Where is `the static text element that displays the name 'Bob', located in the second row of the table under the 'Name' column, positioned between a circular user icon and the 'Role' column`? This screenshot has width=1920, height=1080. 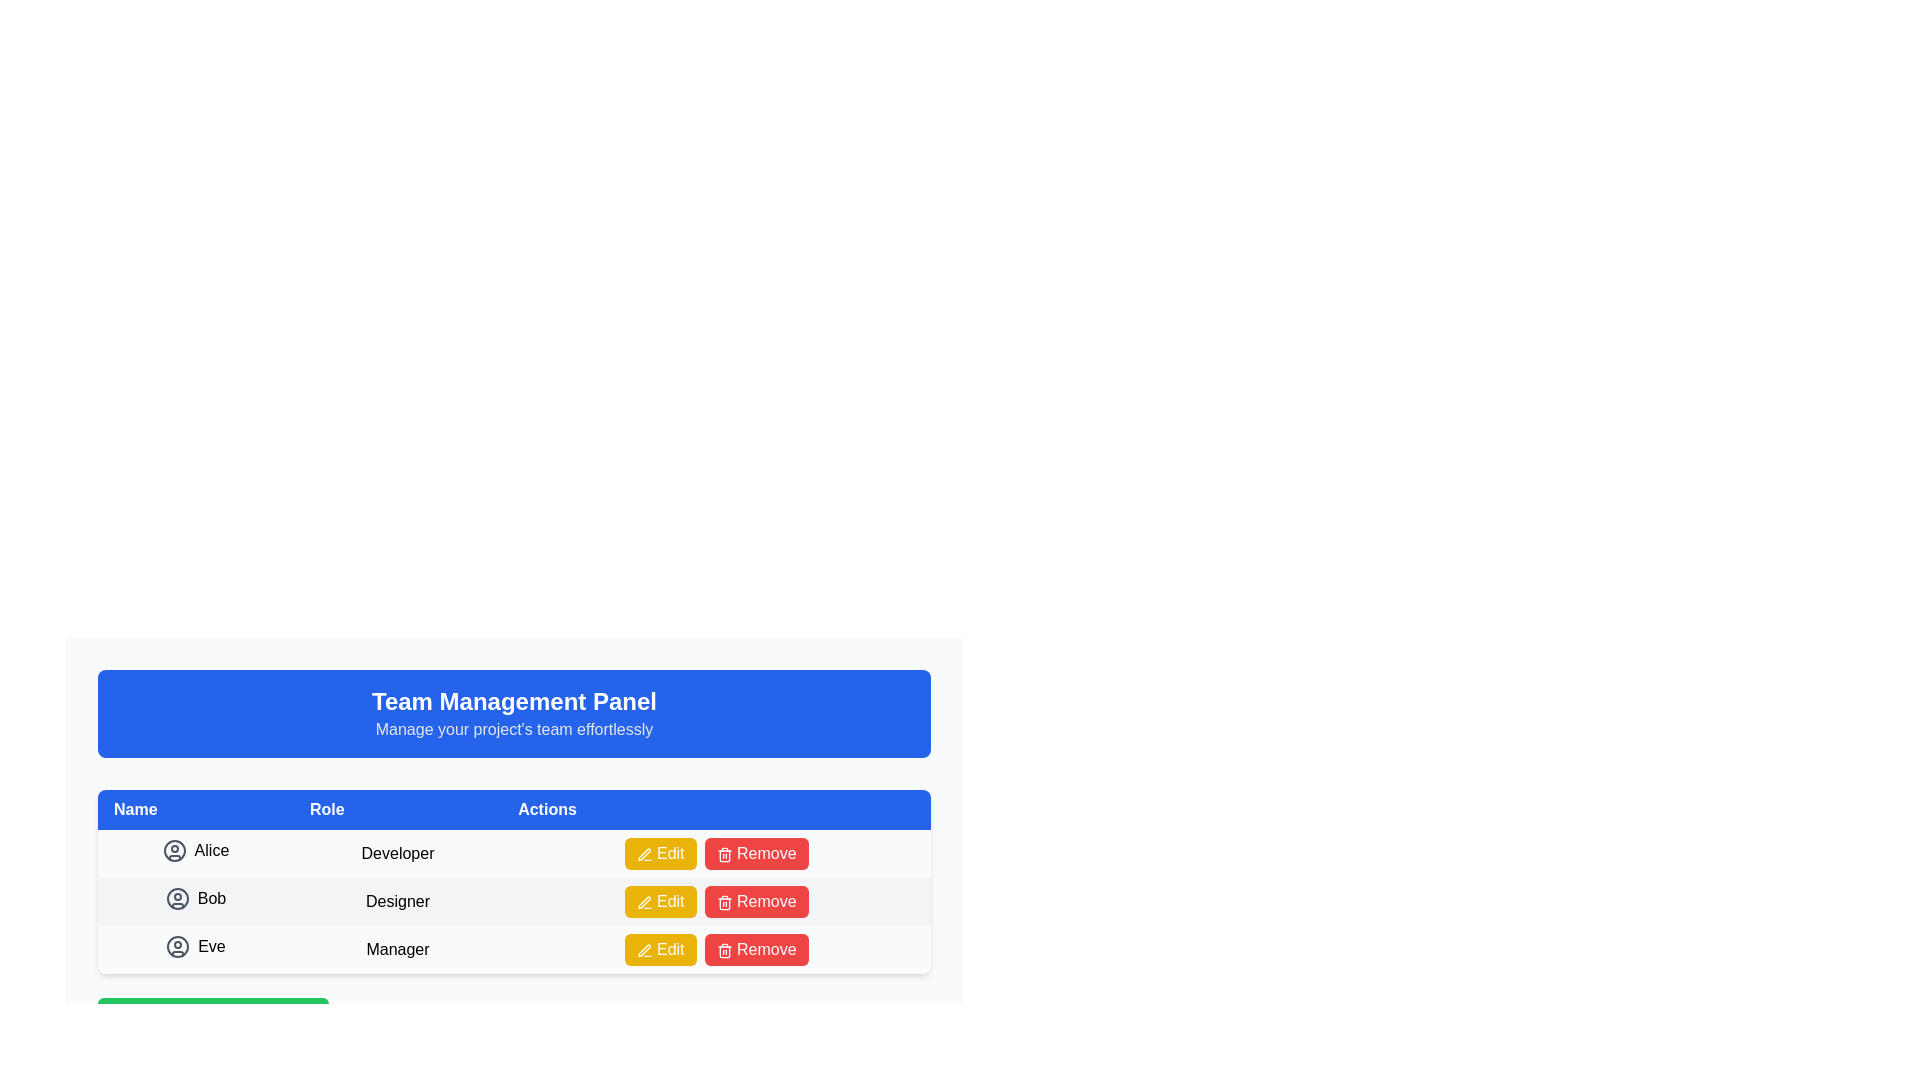
the static text element that displays the name 'Bob', located in the second row of the table under the 'Name' column, positioned between a circular user icon and the 'Role' column is located at coordinates (211, 897).